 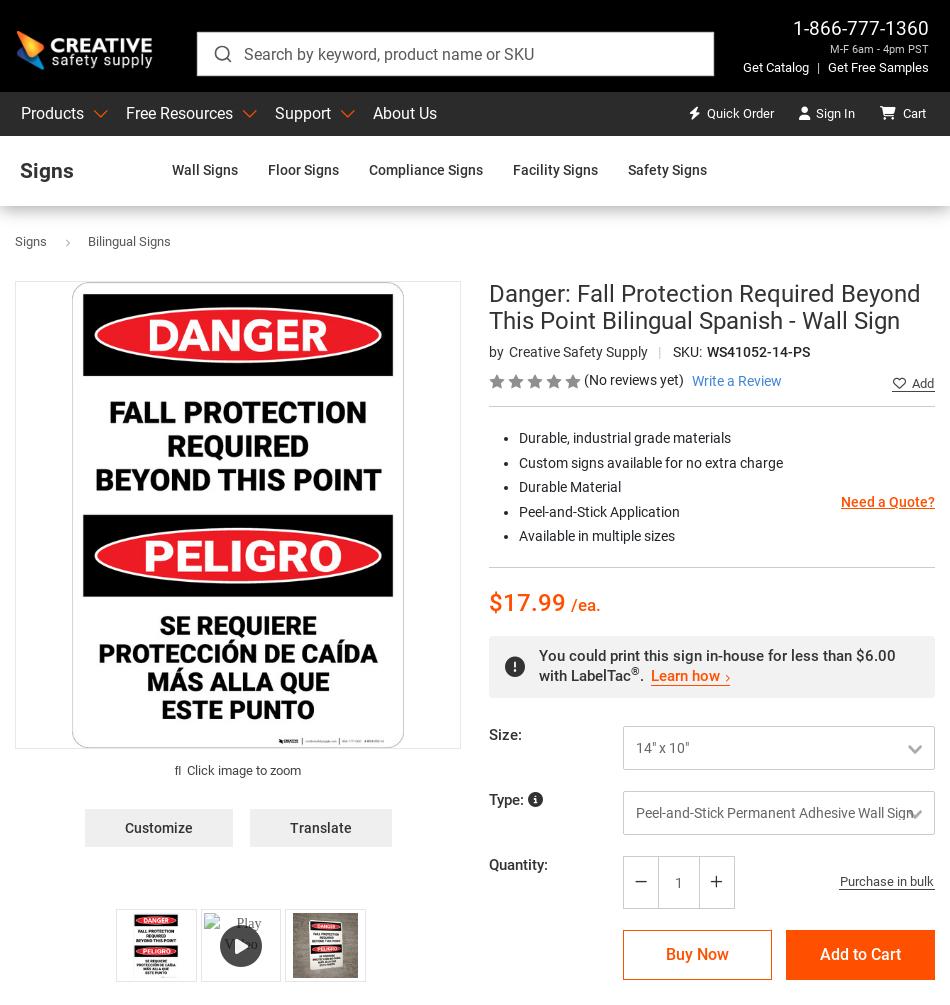 I want to click on 'Sign In', so click(x=834, y=113).